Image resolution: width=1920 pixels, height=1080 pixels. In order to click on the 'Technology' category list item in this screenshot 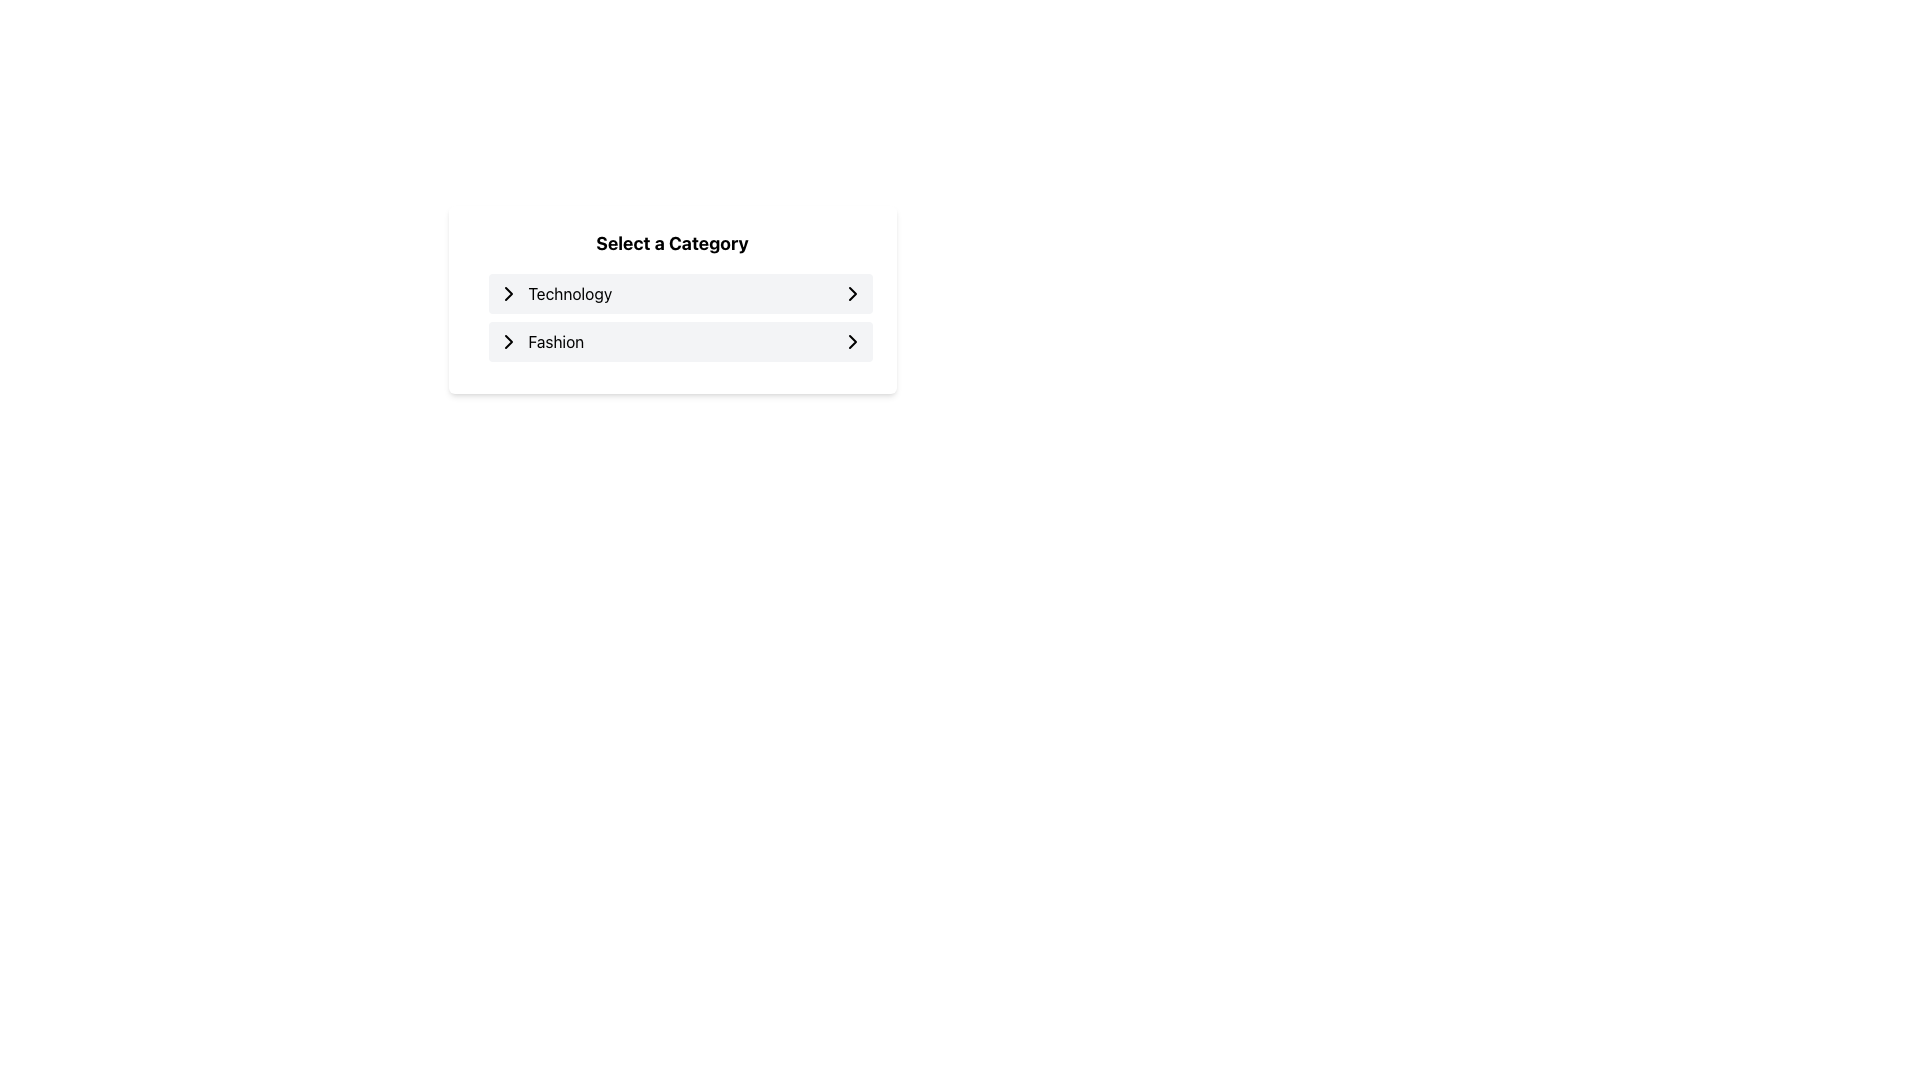, I will do `click(554, 293)`.